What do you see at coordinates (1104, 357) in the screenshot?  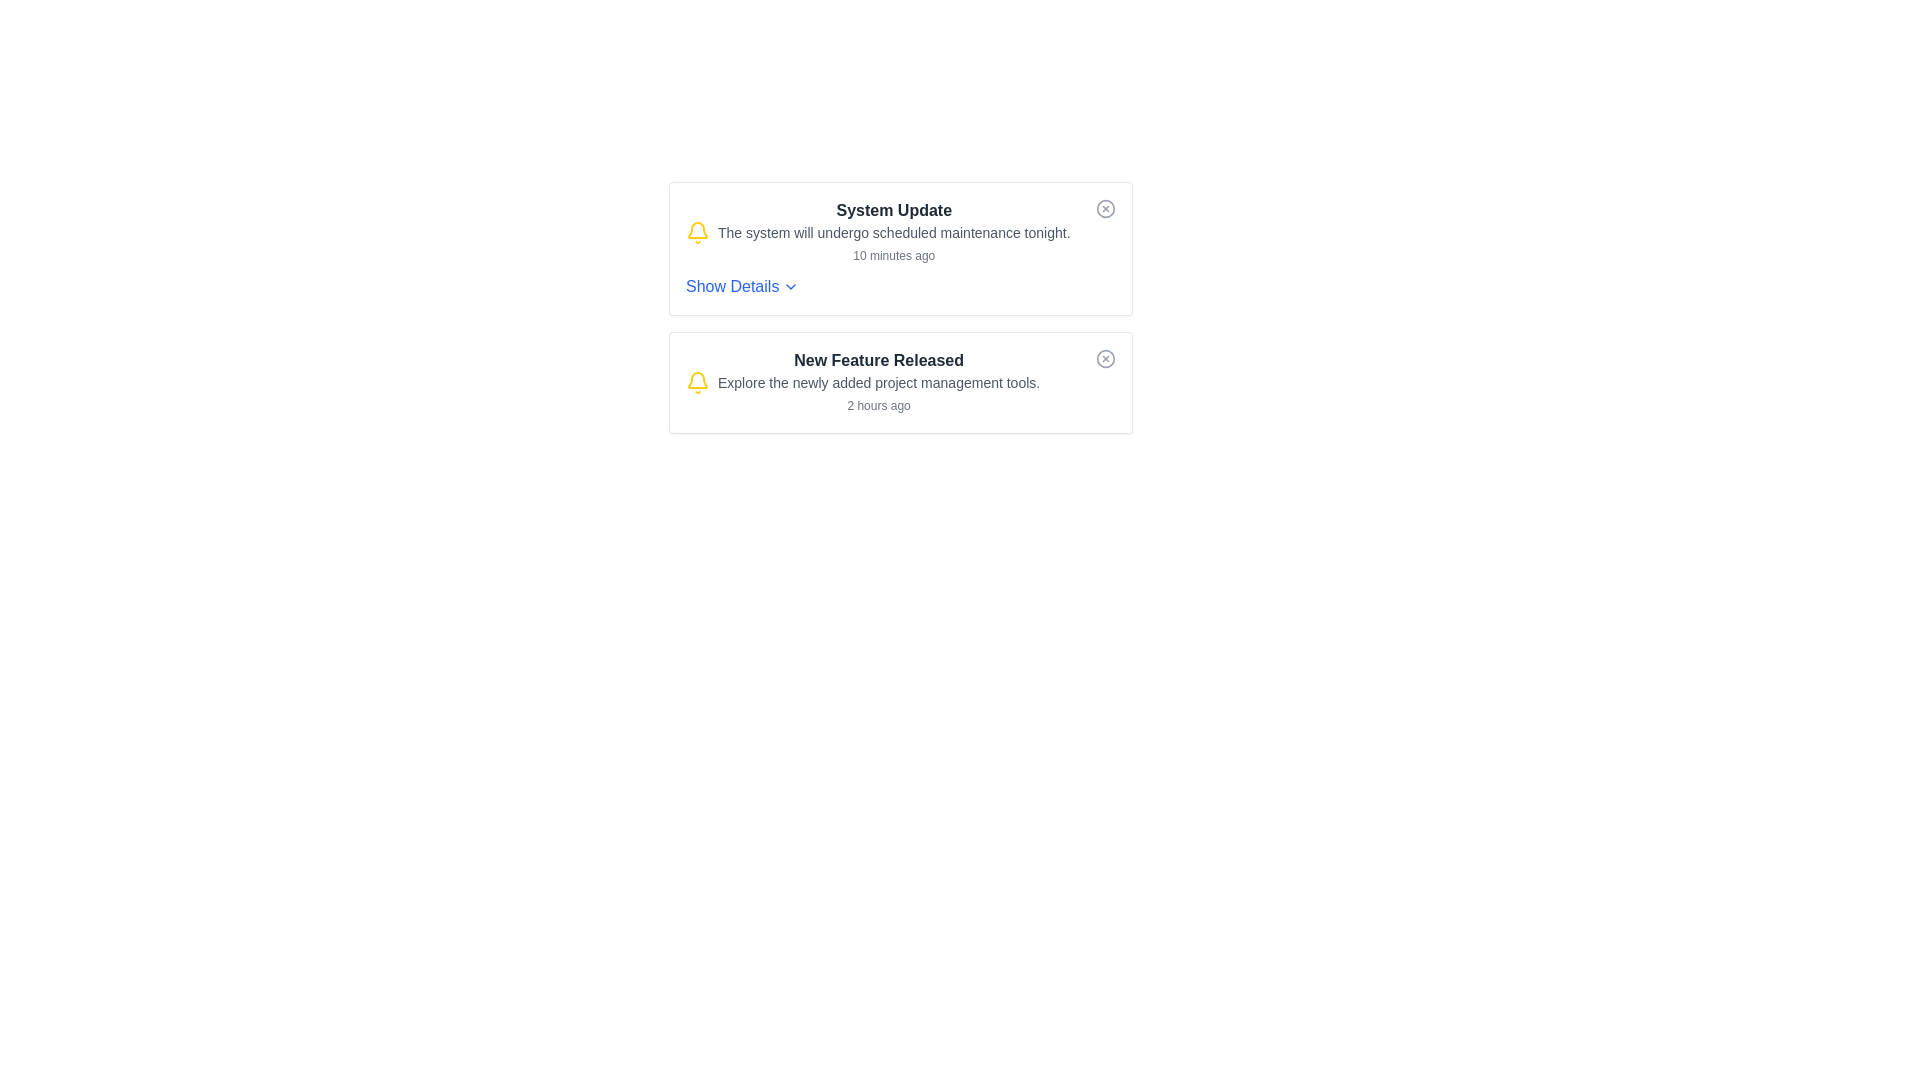 I see `the dismiss button located at the top-right corner of the 'New Feature Released' notification card` at bounding box center [1104, 357].